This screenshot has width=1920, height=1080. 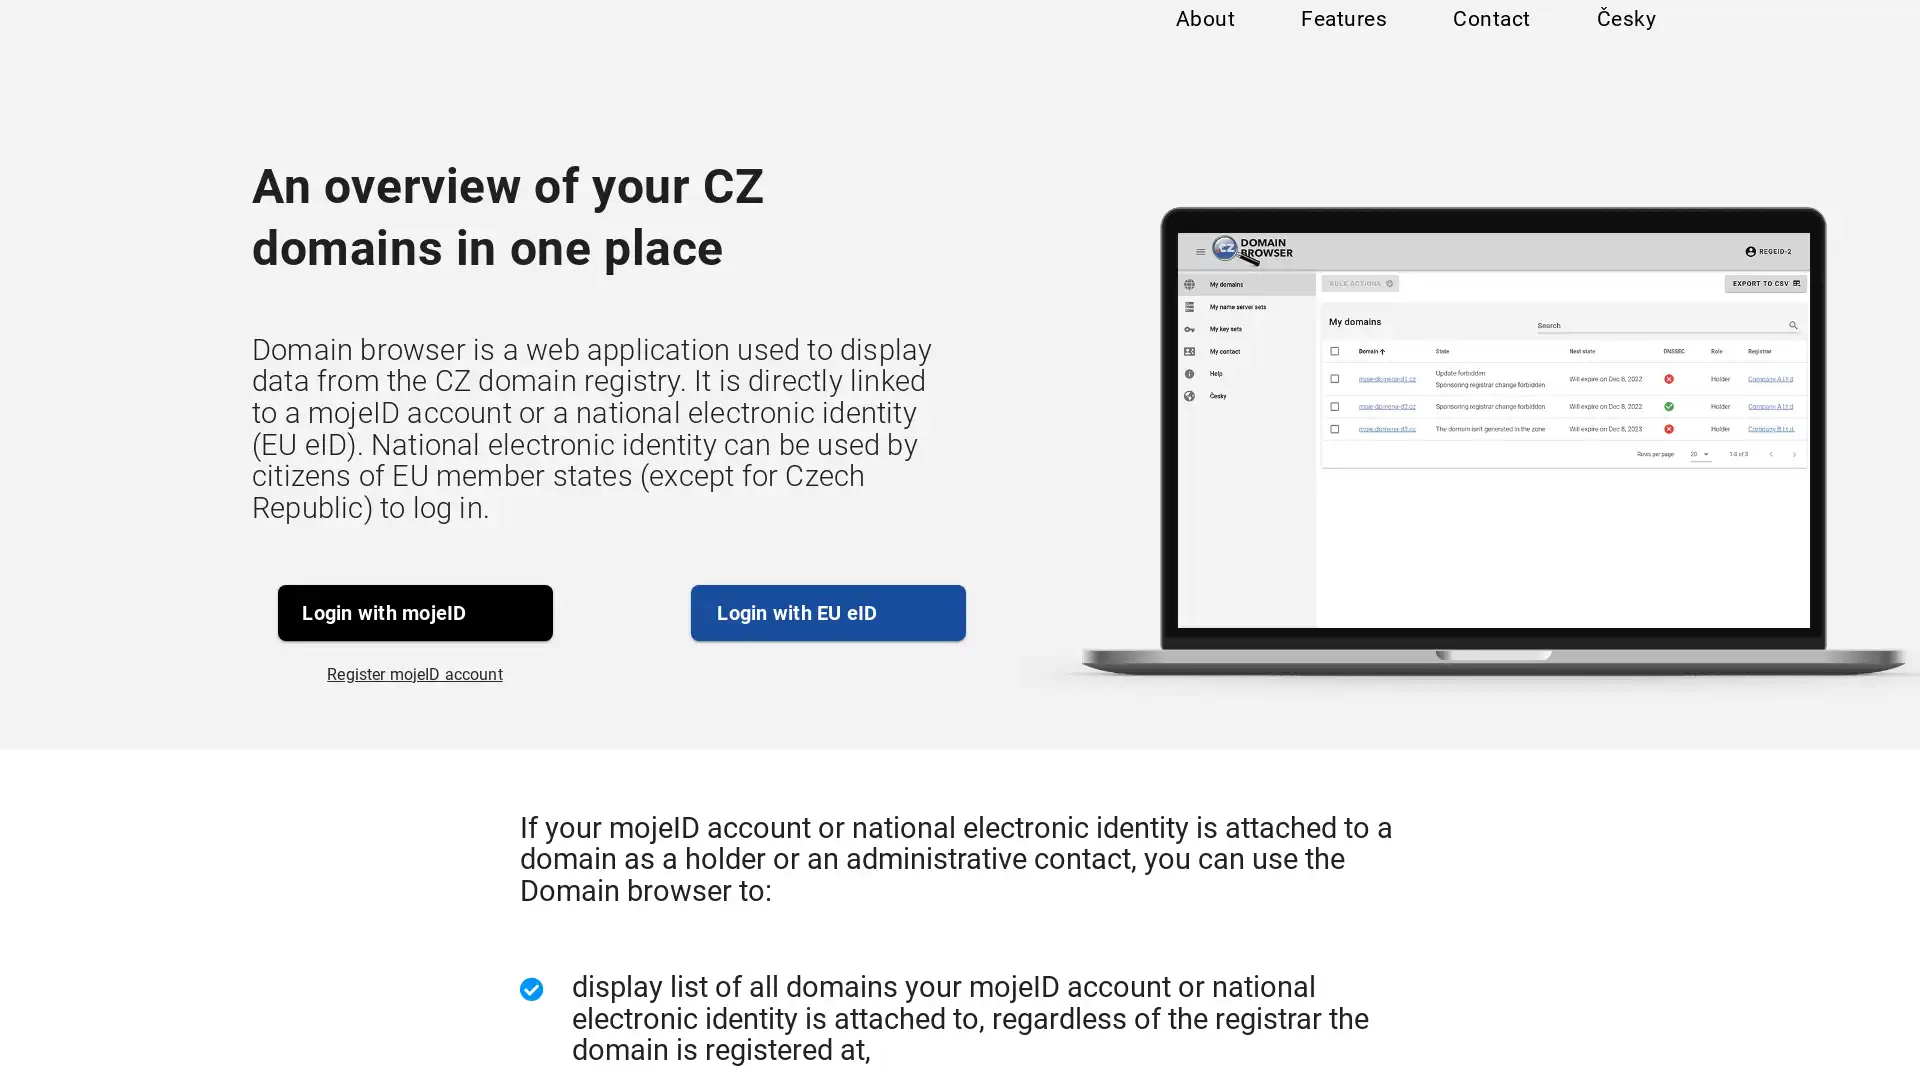 What do you see at coordinates (1343, 42) in the screenshot?
I see `Features` at bounding box center [1343, 42].